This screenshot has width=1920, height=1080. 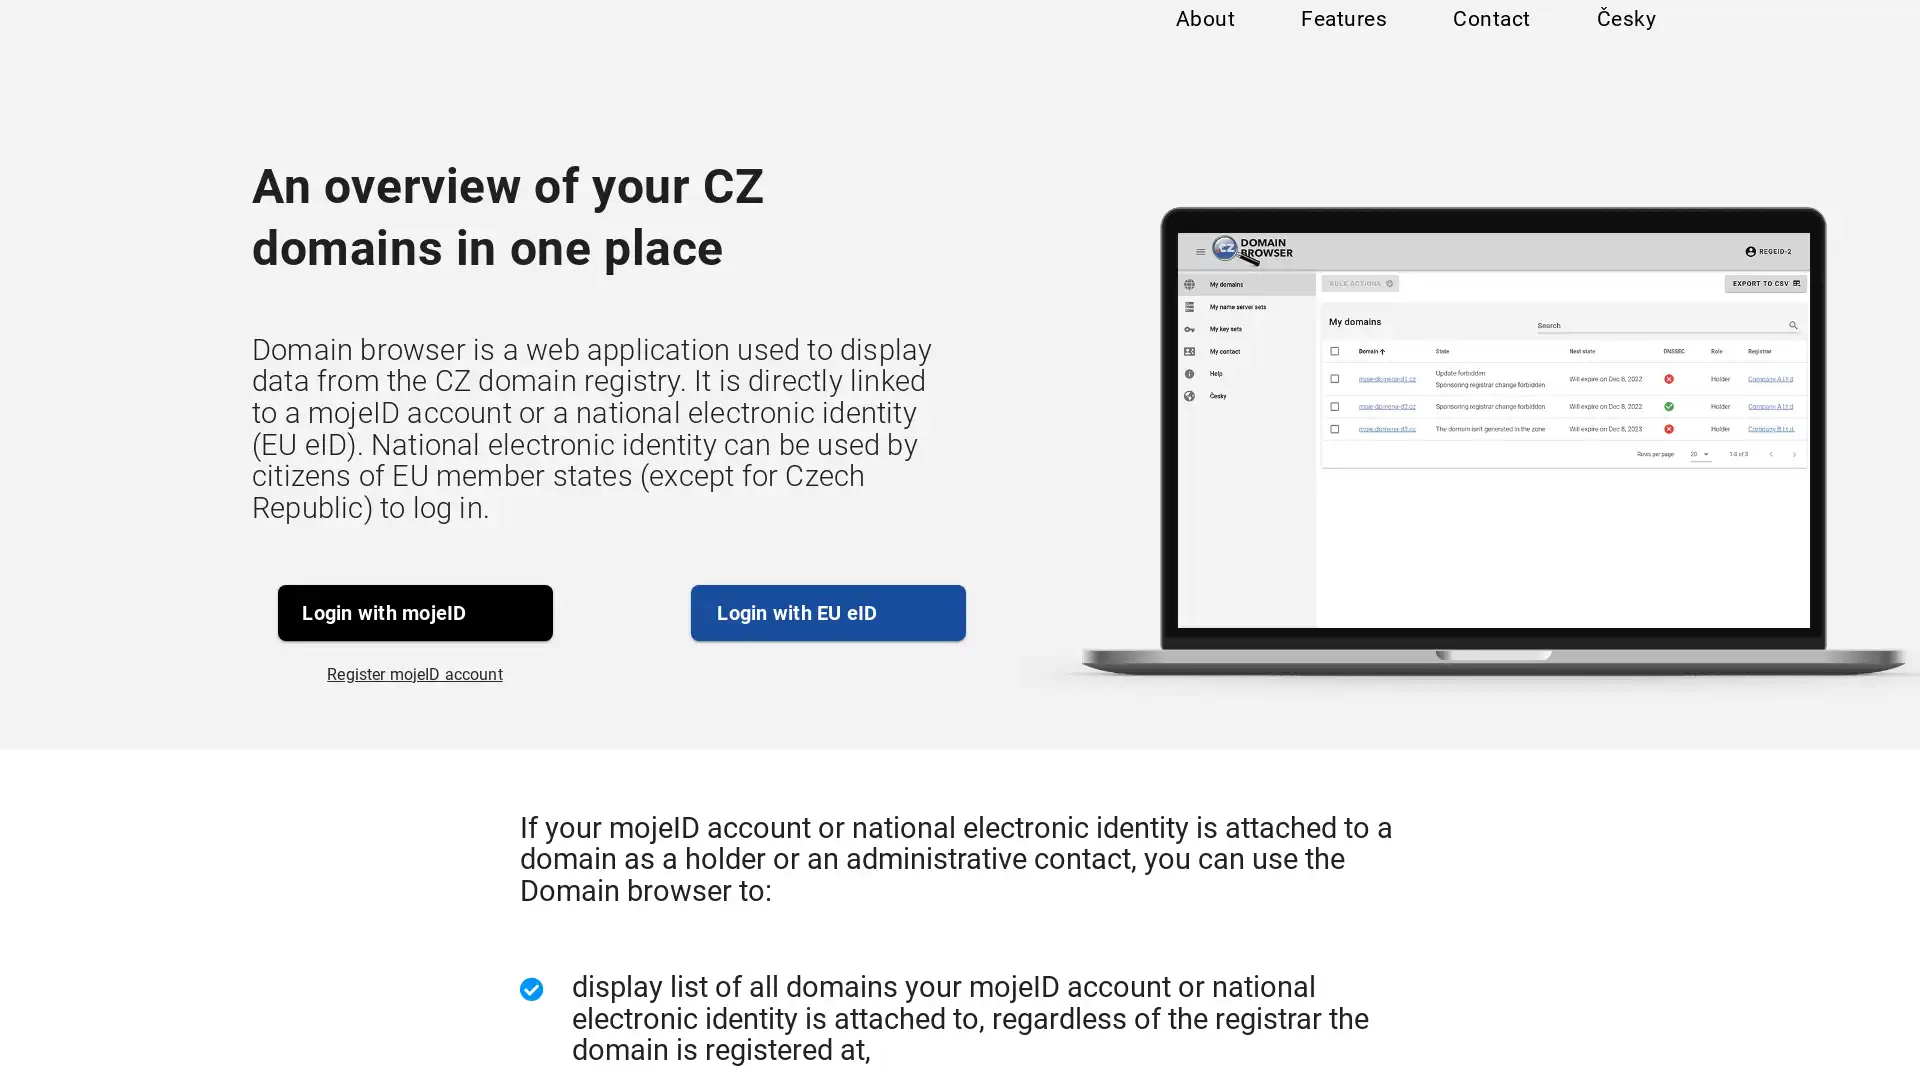 What do you see at coordinates (1343, 42) in the screenshot?
I see `Features` at bounding box center [1343, 42].